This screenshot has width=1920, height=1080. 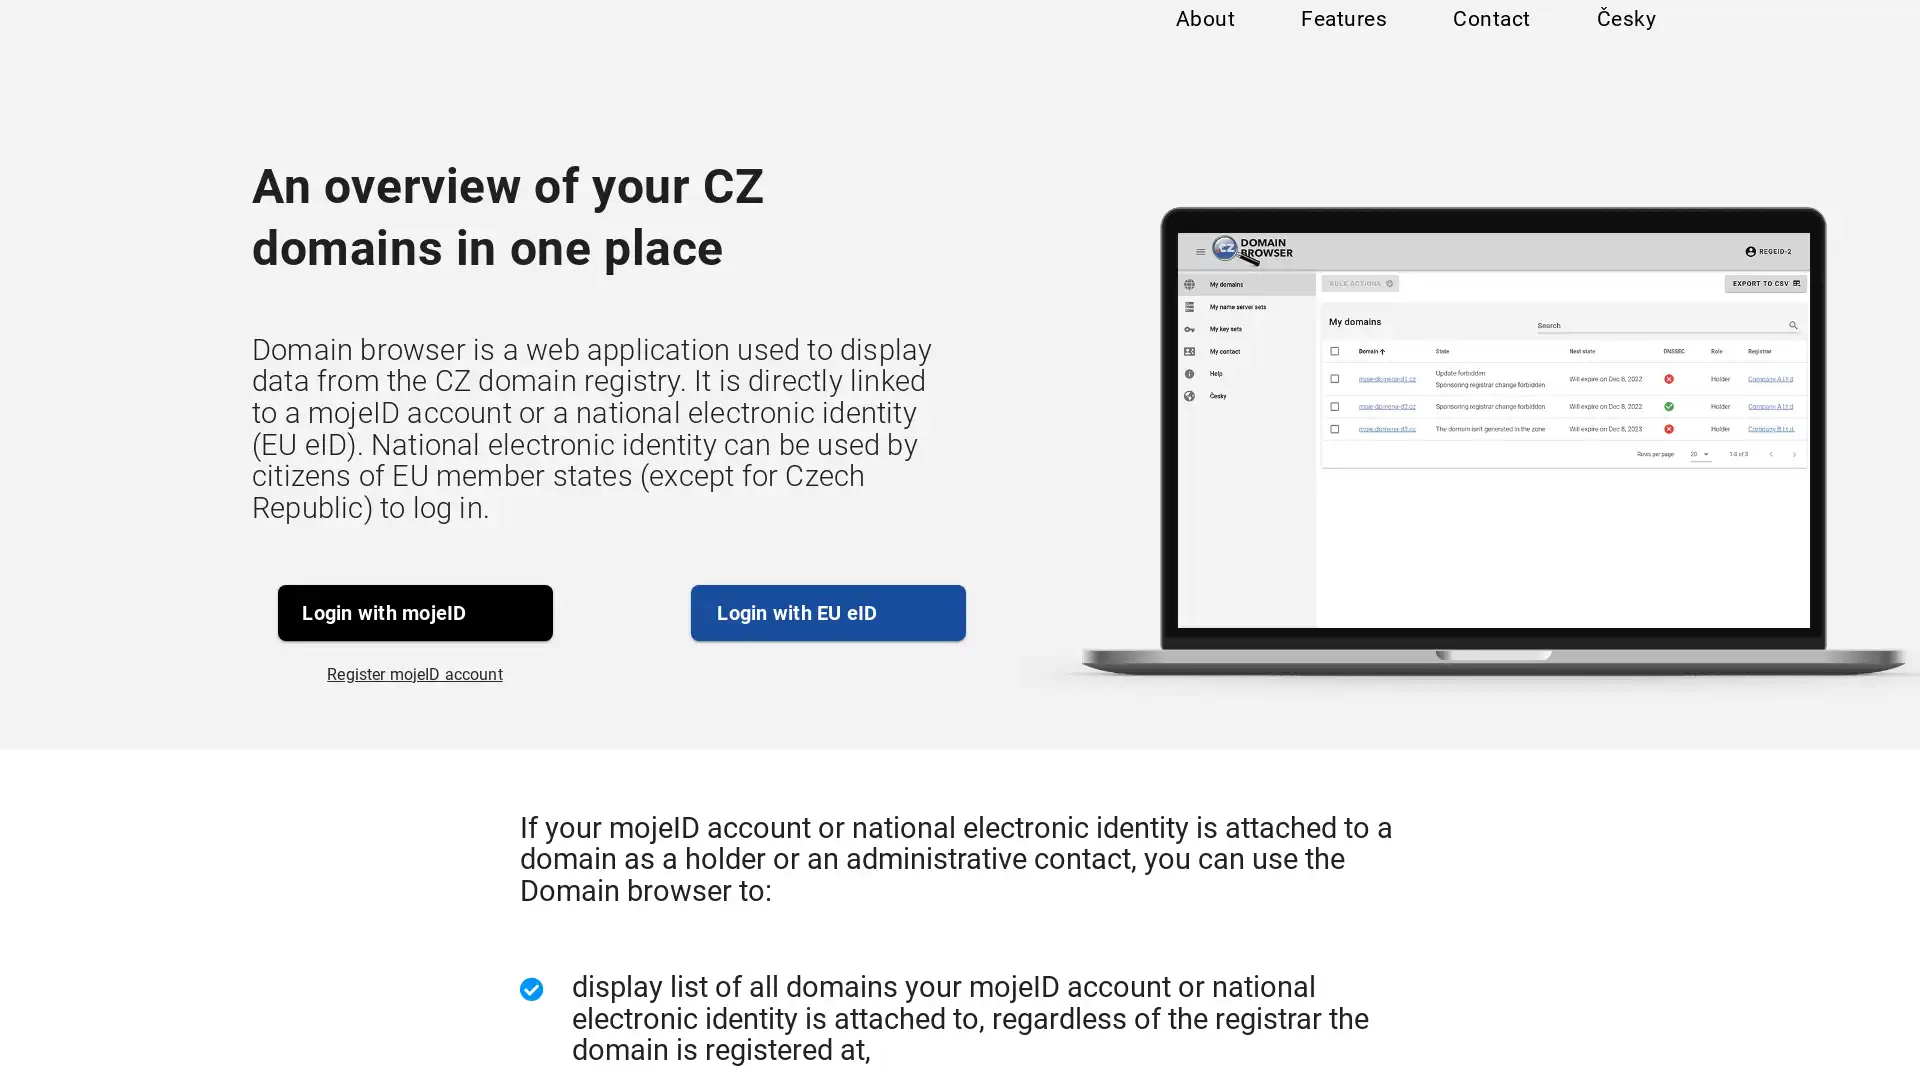 What do you see at coordinates (1343, 42) in the screenshot?
I see `Features` at bounding box center [1343, 42].